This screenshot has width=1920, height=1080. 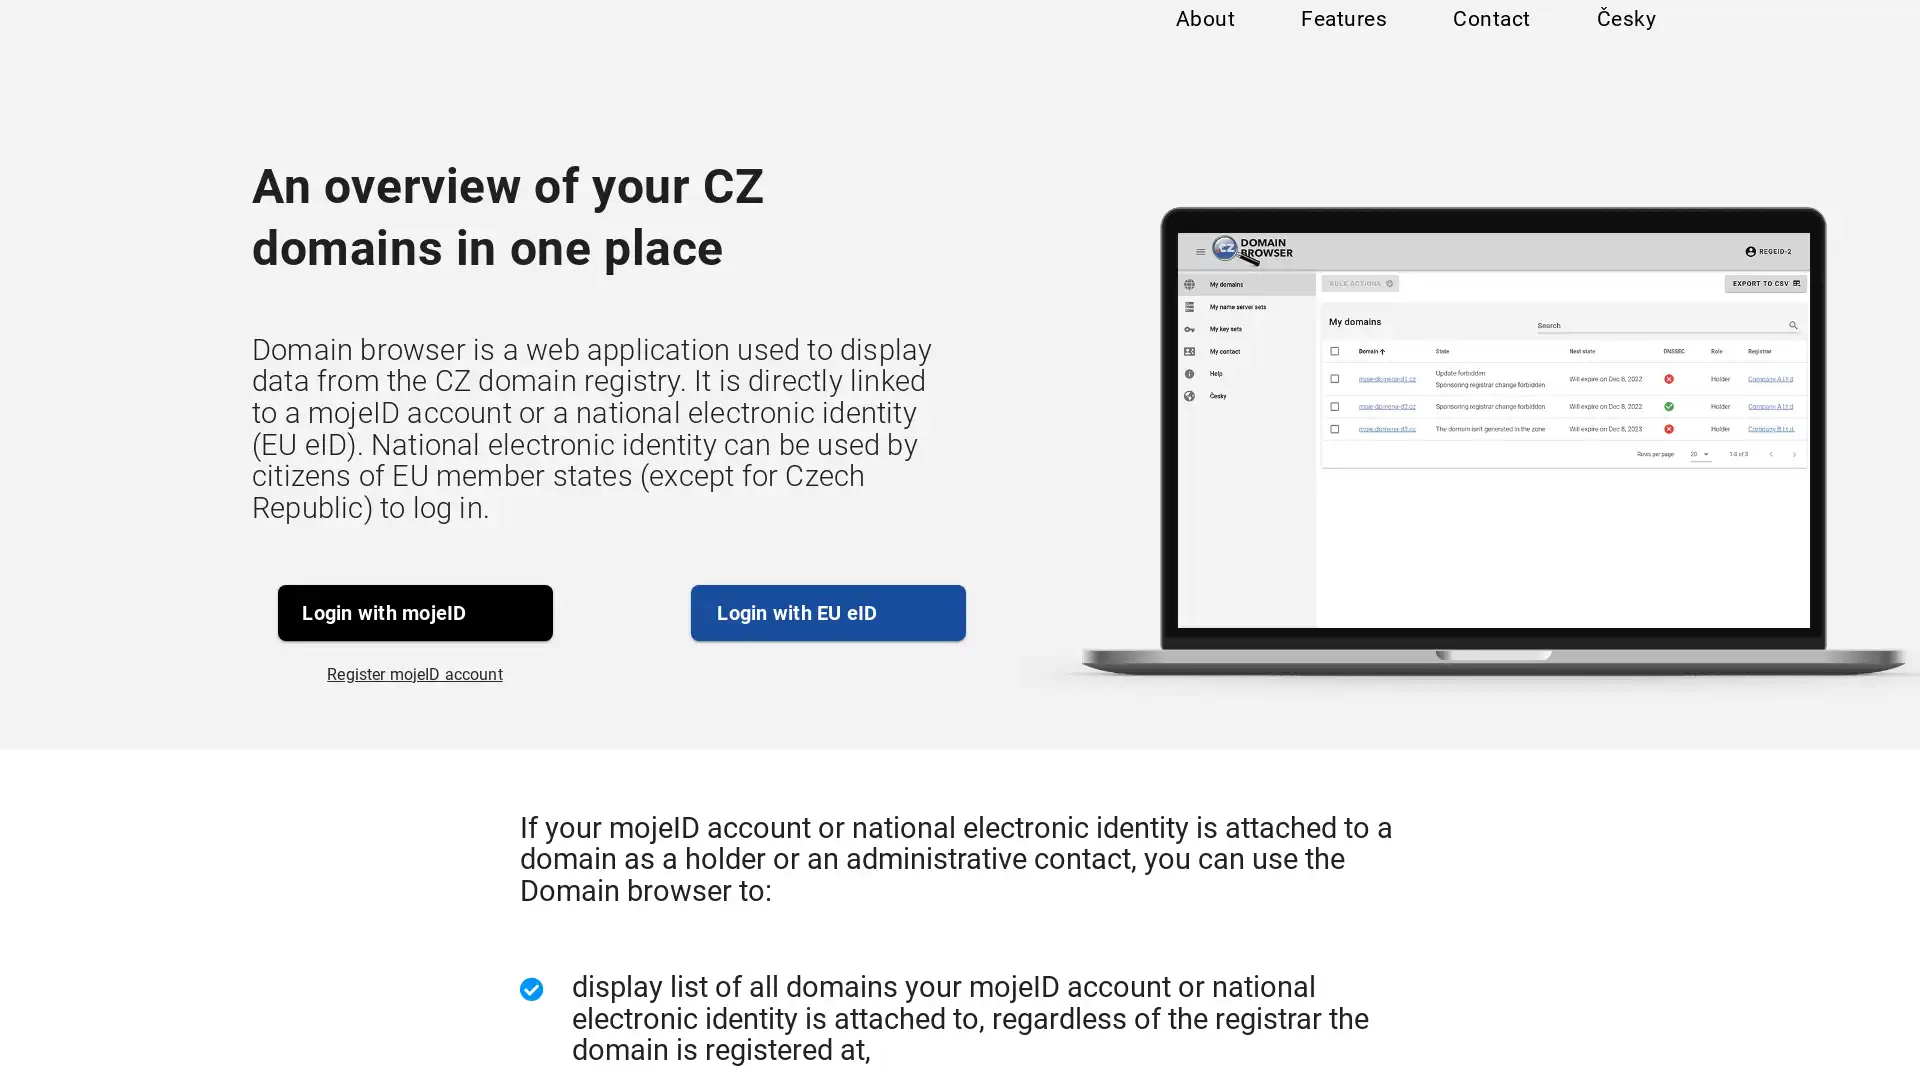 What do you see at coordinates (1343, 42) in the screenshot?
I see `Features` at bounding box center [1343, 42].